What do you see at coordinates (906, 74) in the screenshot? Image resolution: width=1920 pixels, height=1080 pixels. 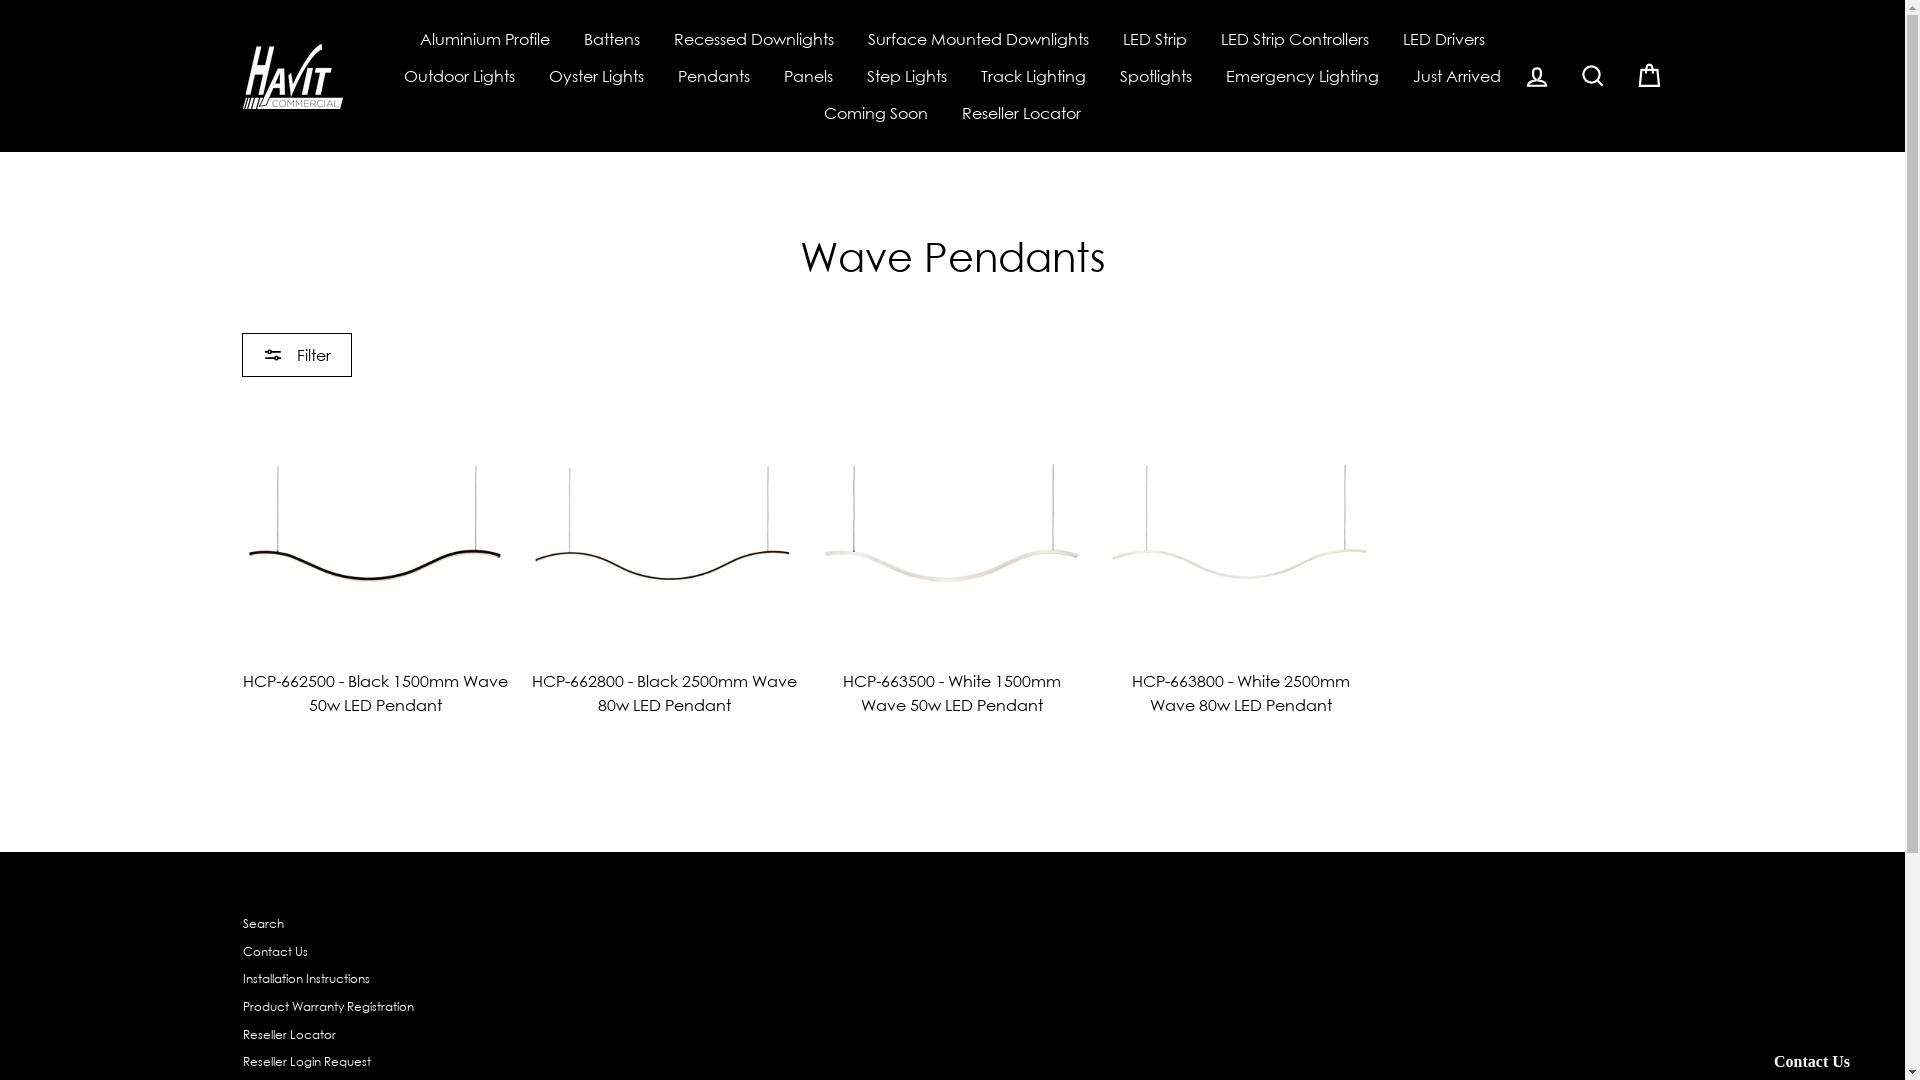 I see `'Step Lights'` at bounding box center [906, 74].